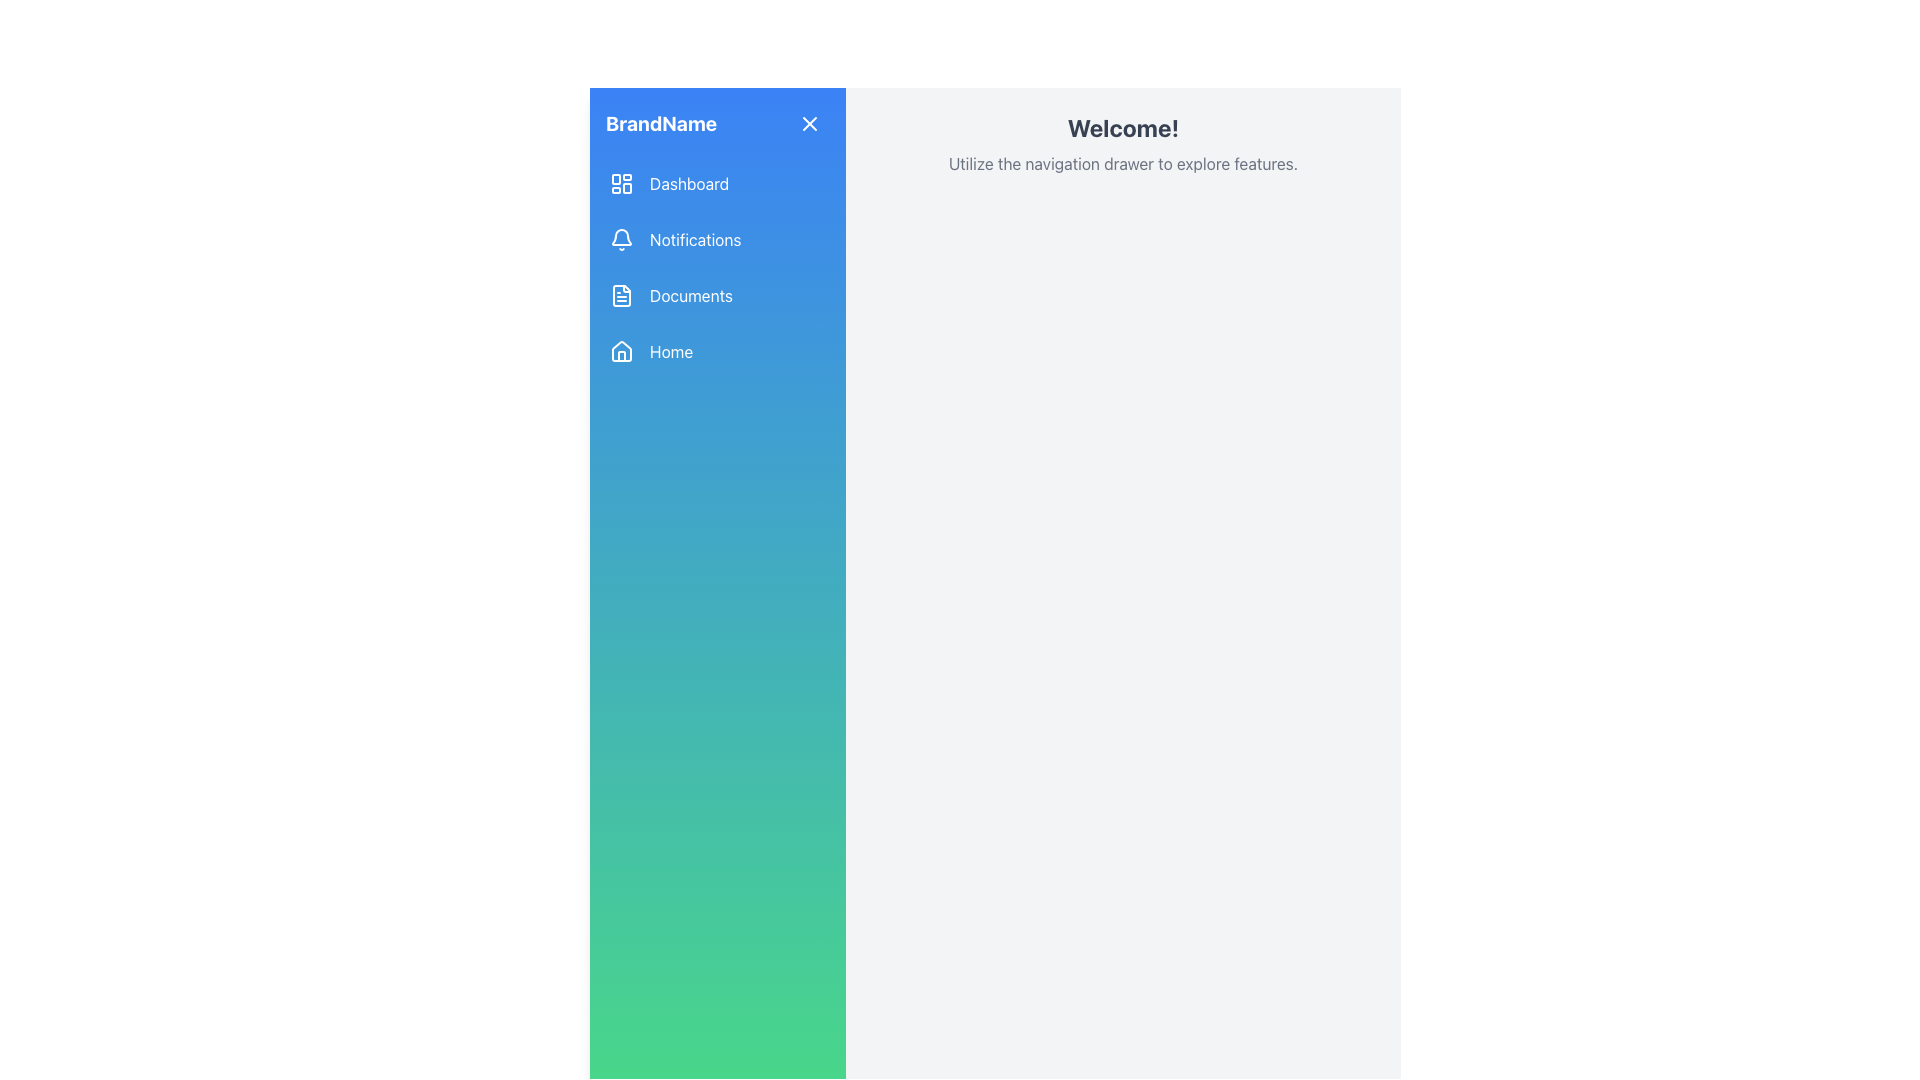 The image size is (1920, 1080). I want to click on the blue square icon with a grid pattern located in the left sidebar menu next to the 'Dashboard' text label, so click(621, 184).